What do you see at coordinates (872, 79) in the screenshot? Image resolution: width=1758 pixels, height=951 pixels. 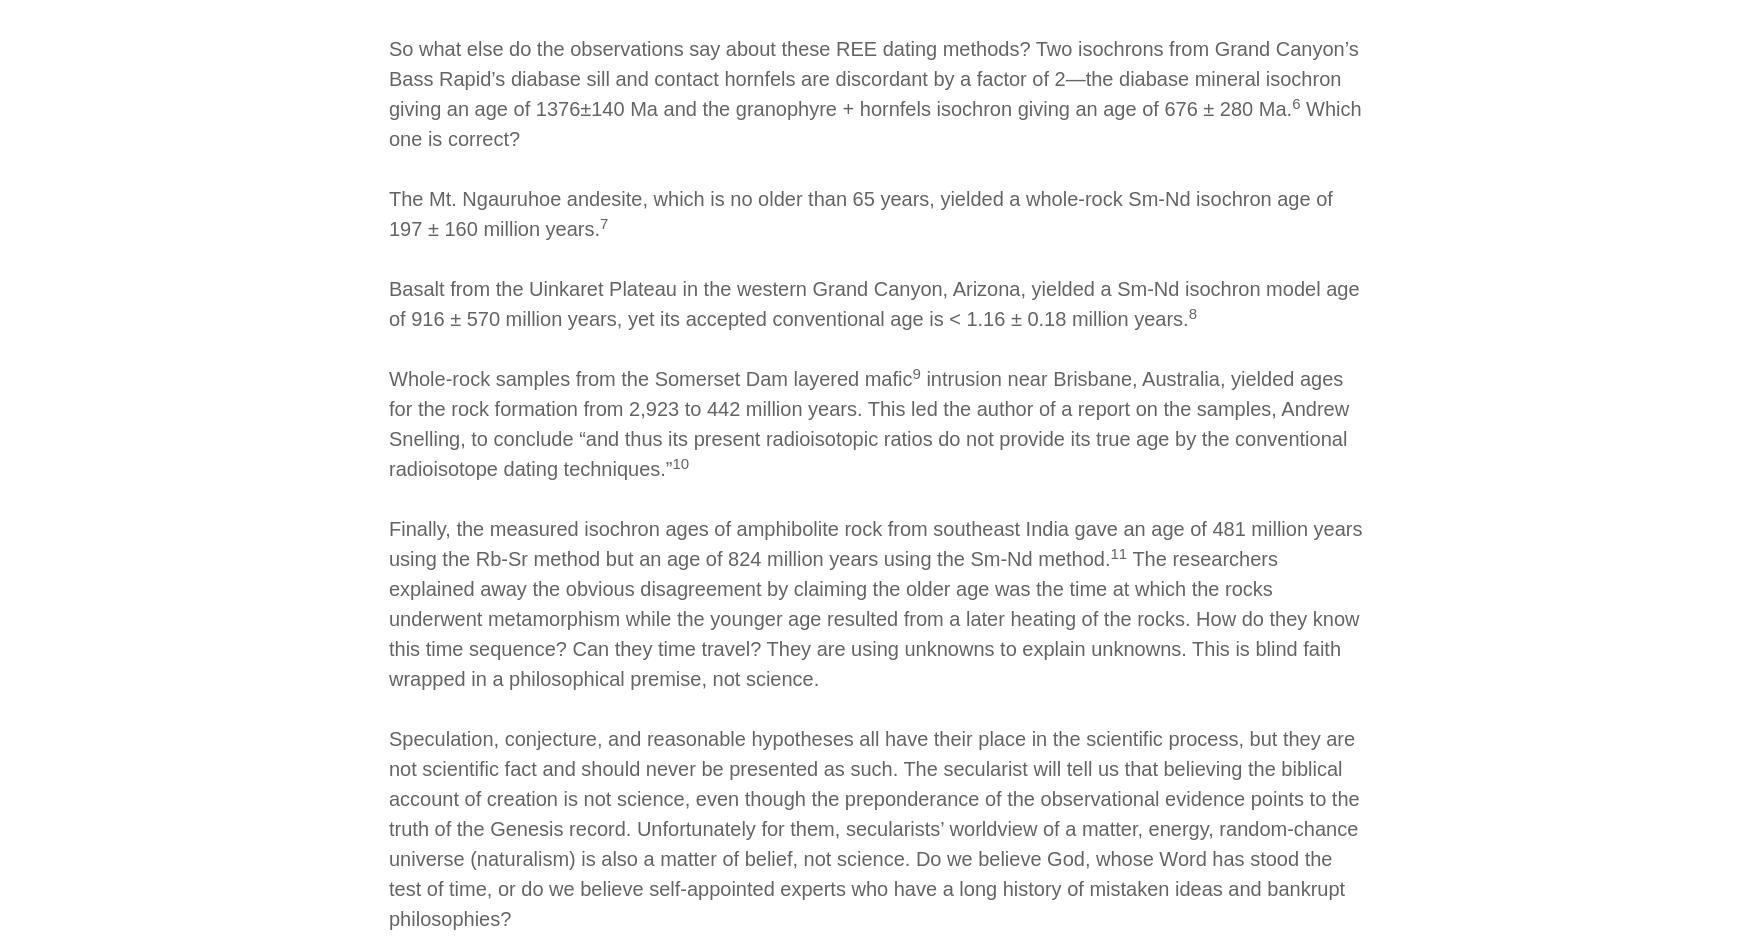 I see `'So what else do the observations say about these REE dating methods? Two isochrons from Grand Canyon’s Bass Rapid’s diabase sill and contact hornfels are discordant by a factor of 2—the diabase mineral isochron giving an age of 1376±140 Ma and the granophyre + hornfels isochron giving an age of 676 ± 280 Ma.'` at bounding box center [872, 79].